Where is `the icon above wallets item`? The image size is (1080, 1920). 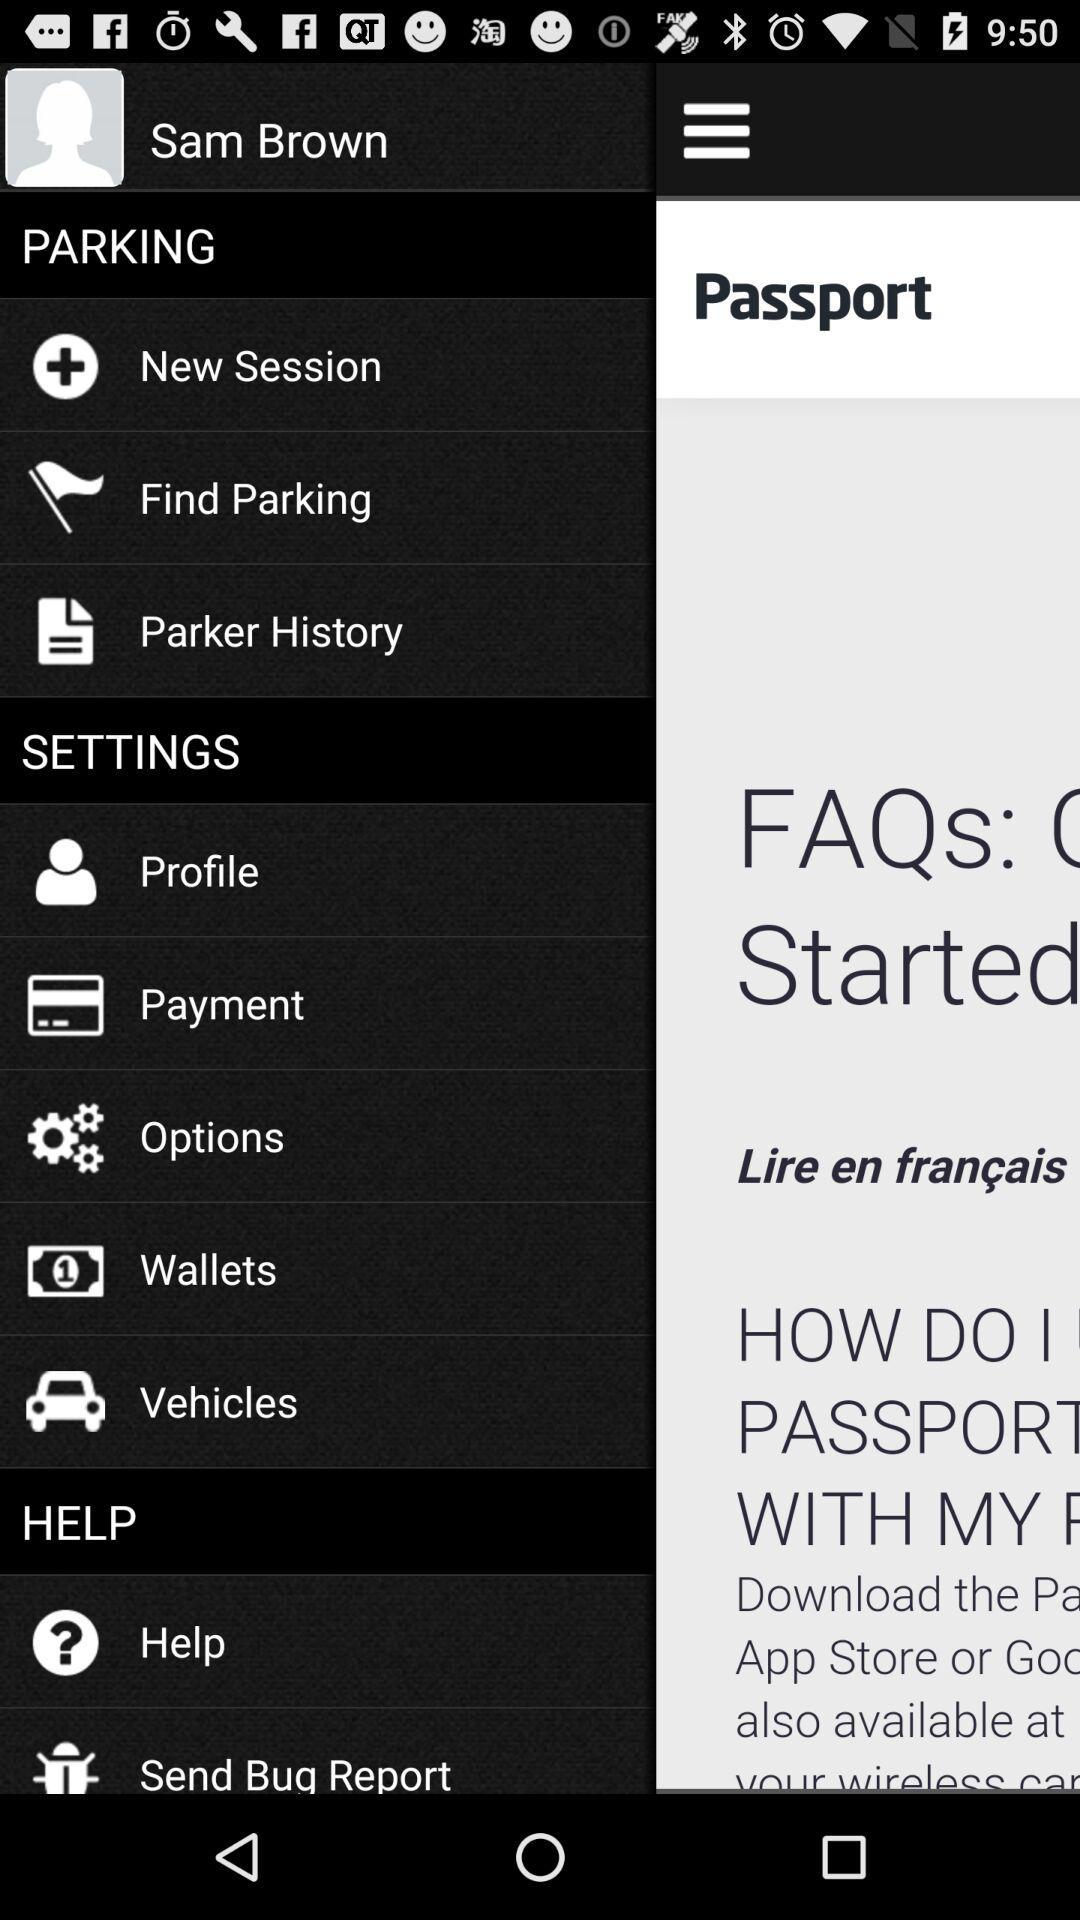
the icon above wallets item is located at coordinates (212, 1135).